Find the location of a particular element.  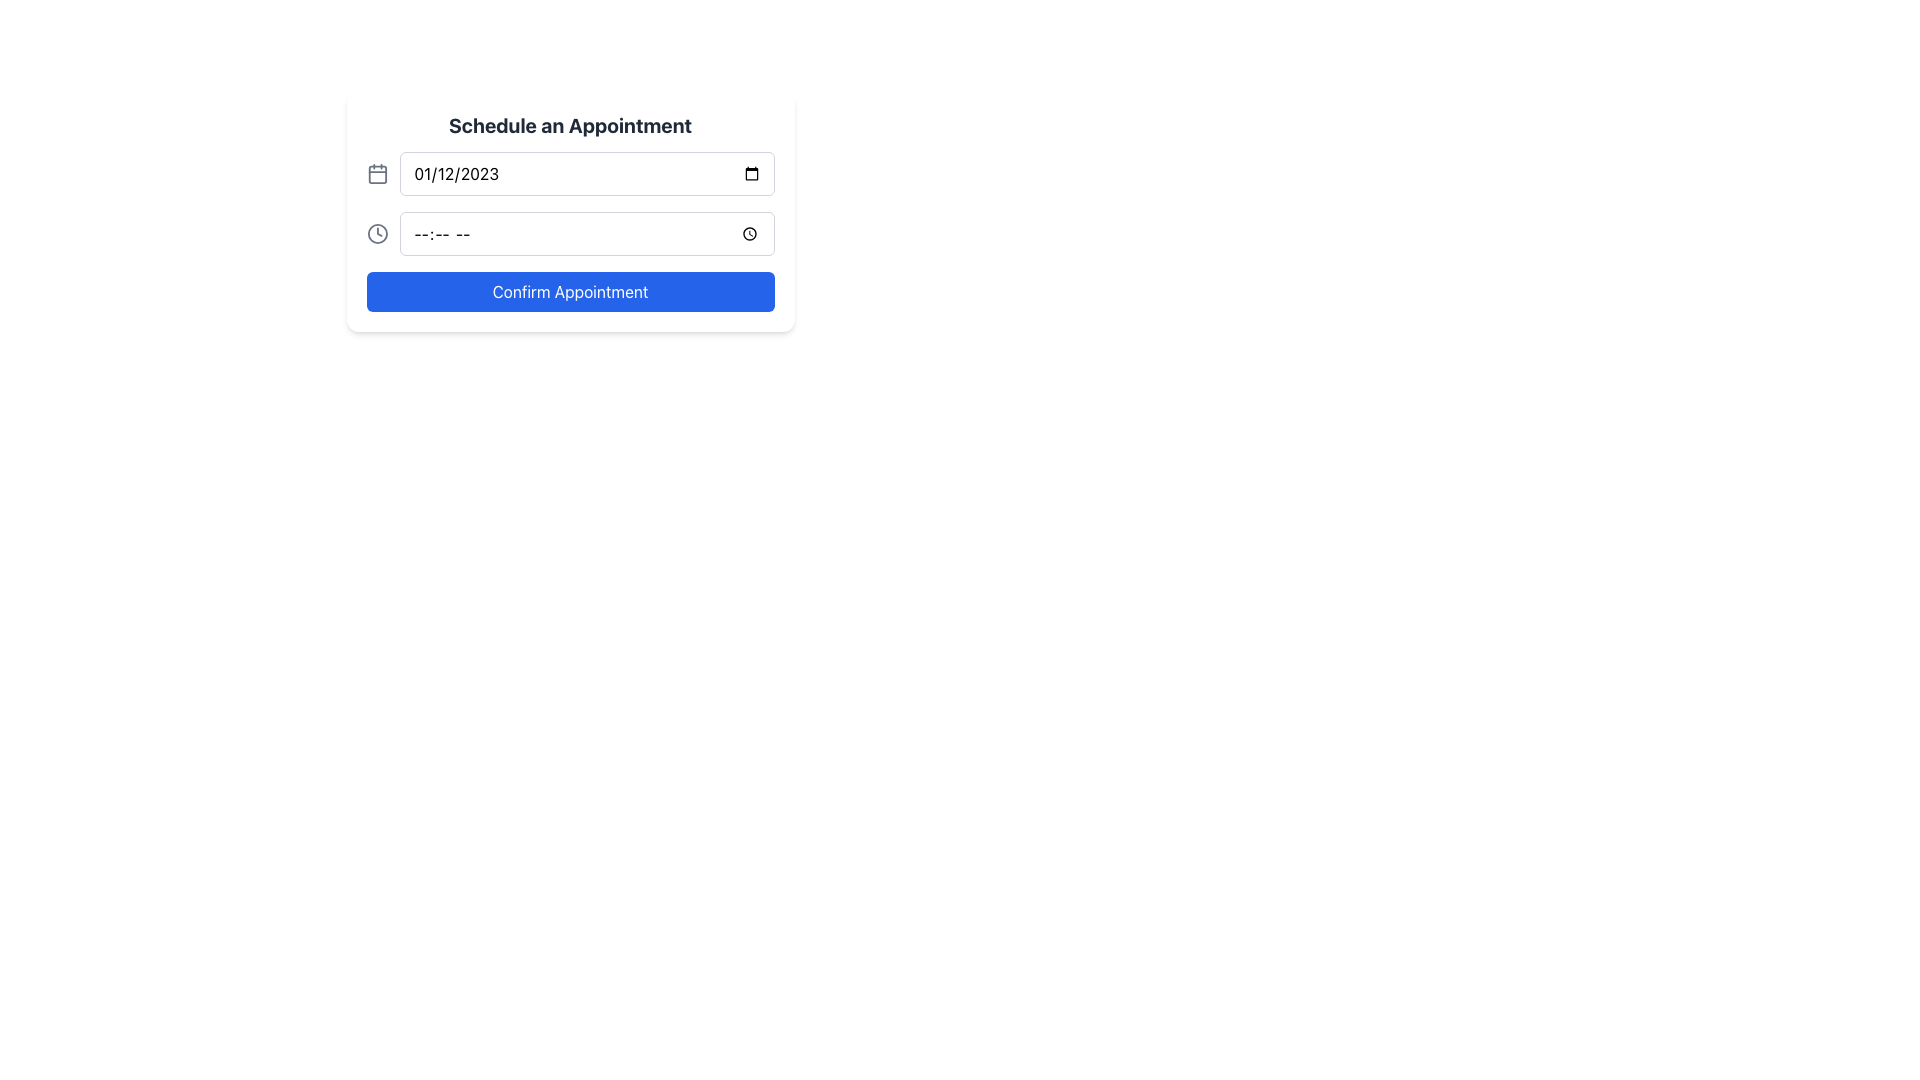

the circular outline icon that is part of a clock representation, located to the right of the time selection input field is located at coordinates (377, 233).